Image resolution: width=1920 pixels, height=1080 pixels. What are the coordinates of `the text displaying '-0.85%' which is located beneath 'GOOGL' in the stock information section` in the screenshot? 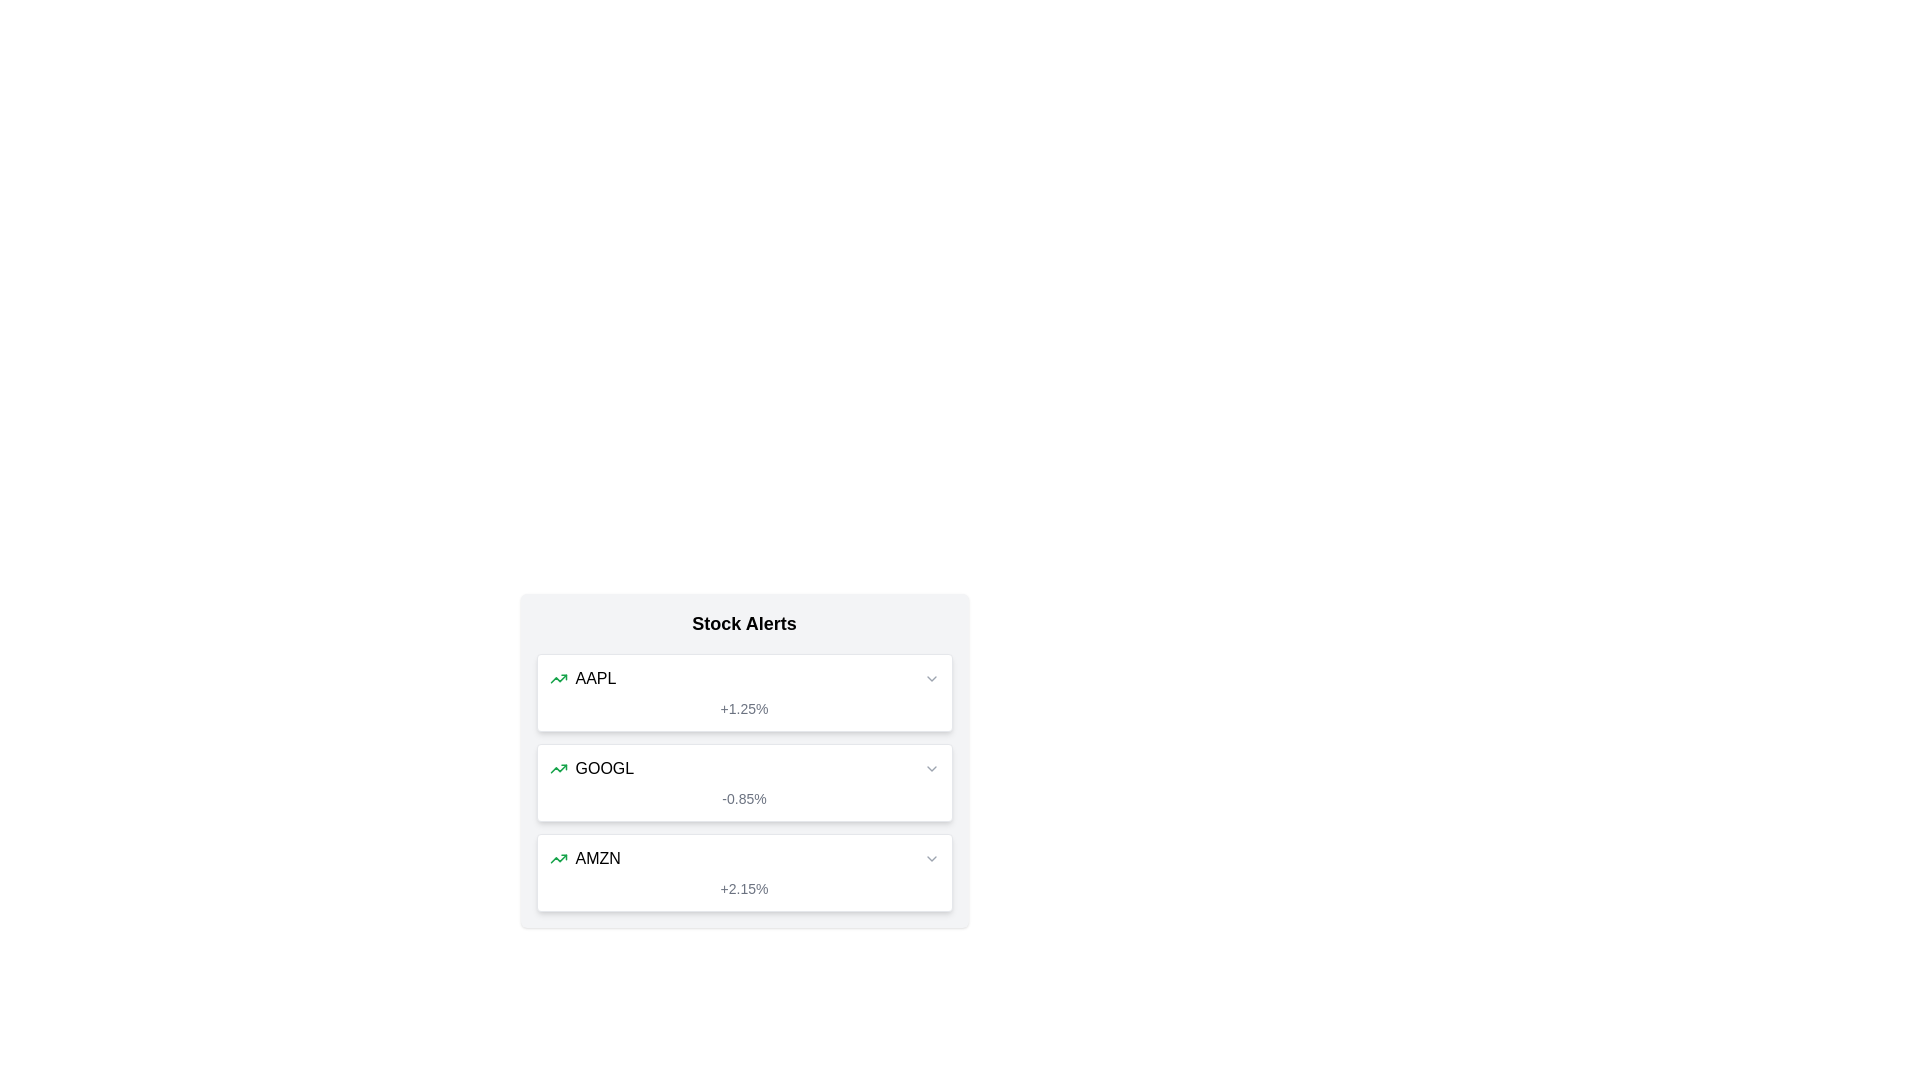 It's located at (743, 797).